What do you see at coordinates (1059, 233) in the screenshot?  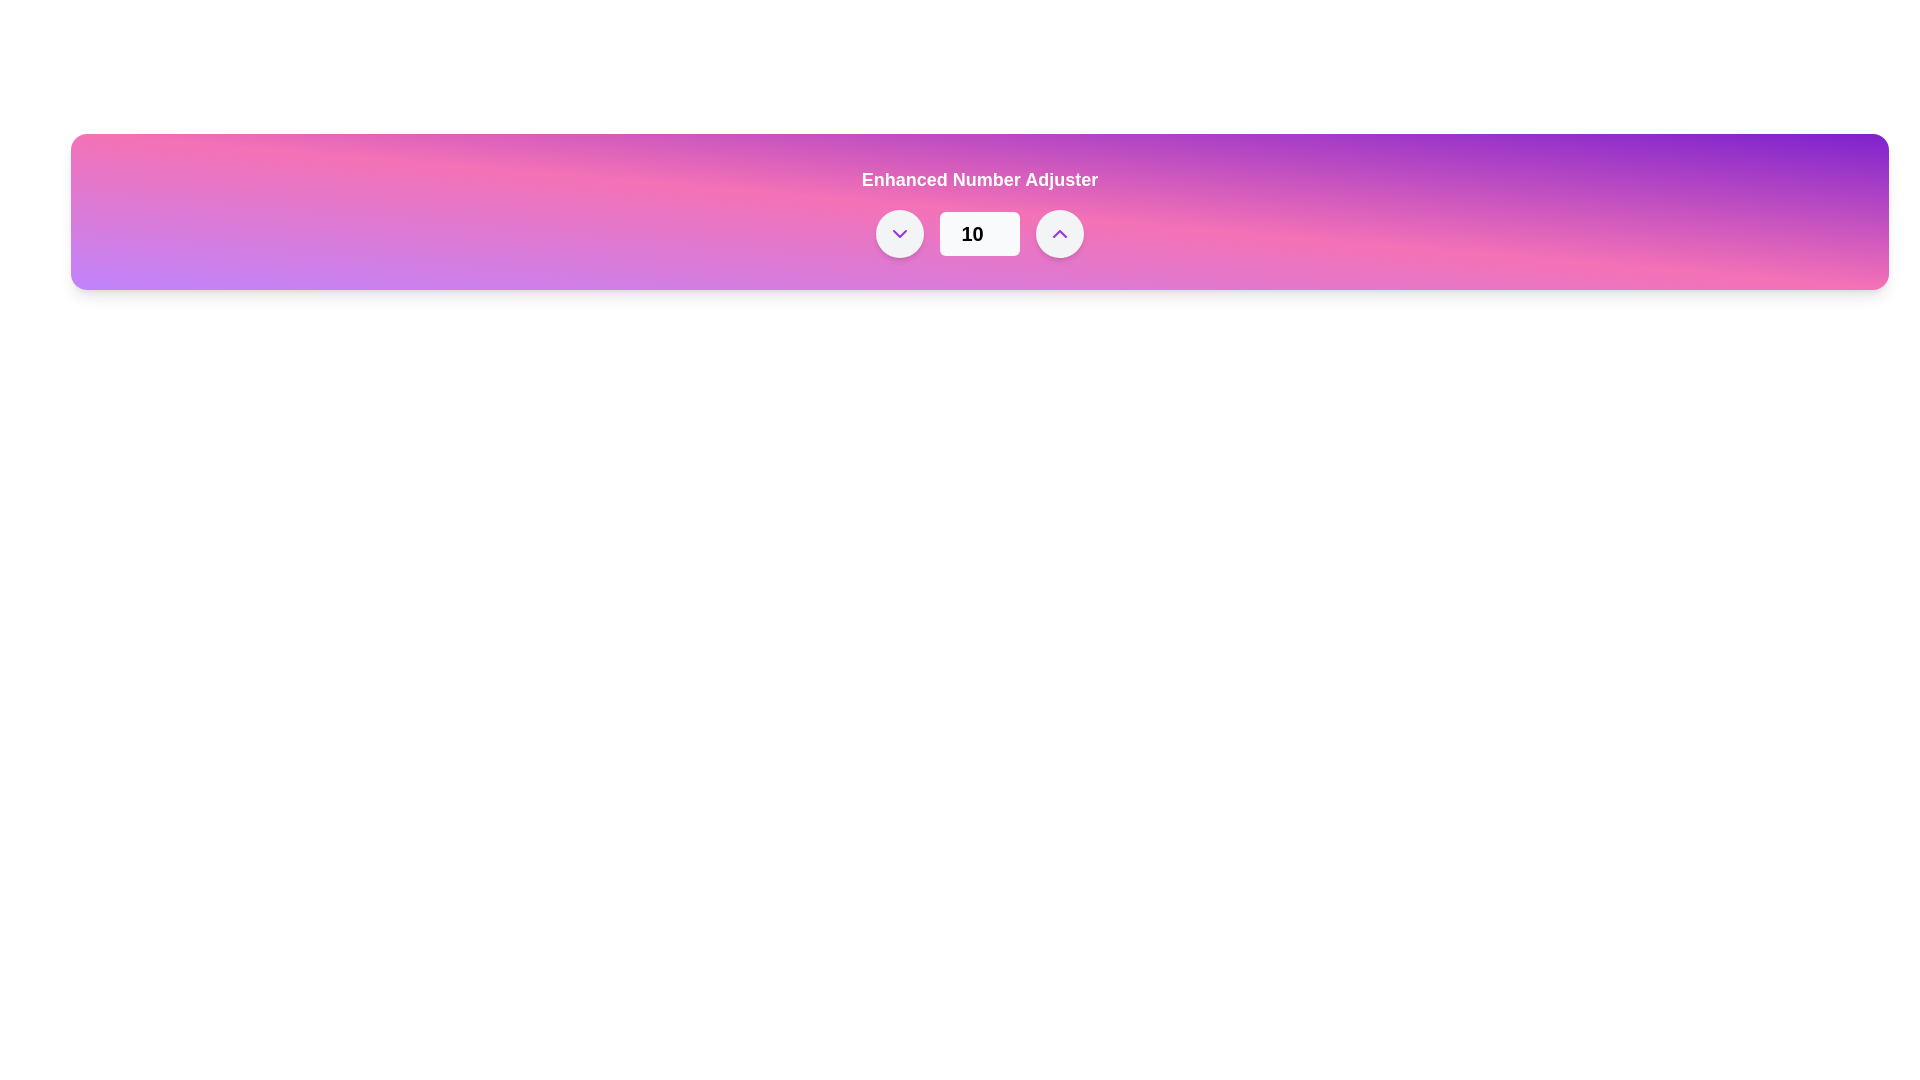 I see `the upward adjustment icon located inside a circular button on the right side of the three components below the 'Enhanced Number Adjuster' title to increase the value in the numeric input box` at bounding box center [1059, 233].